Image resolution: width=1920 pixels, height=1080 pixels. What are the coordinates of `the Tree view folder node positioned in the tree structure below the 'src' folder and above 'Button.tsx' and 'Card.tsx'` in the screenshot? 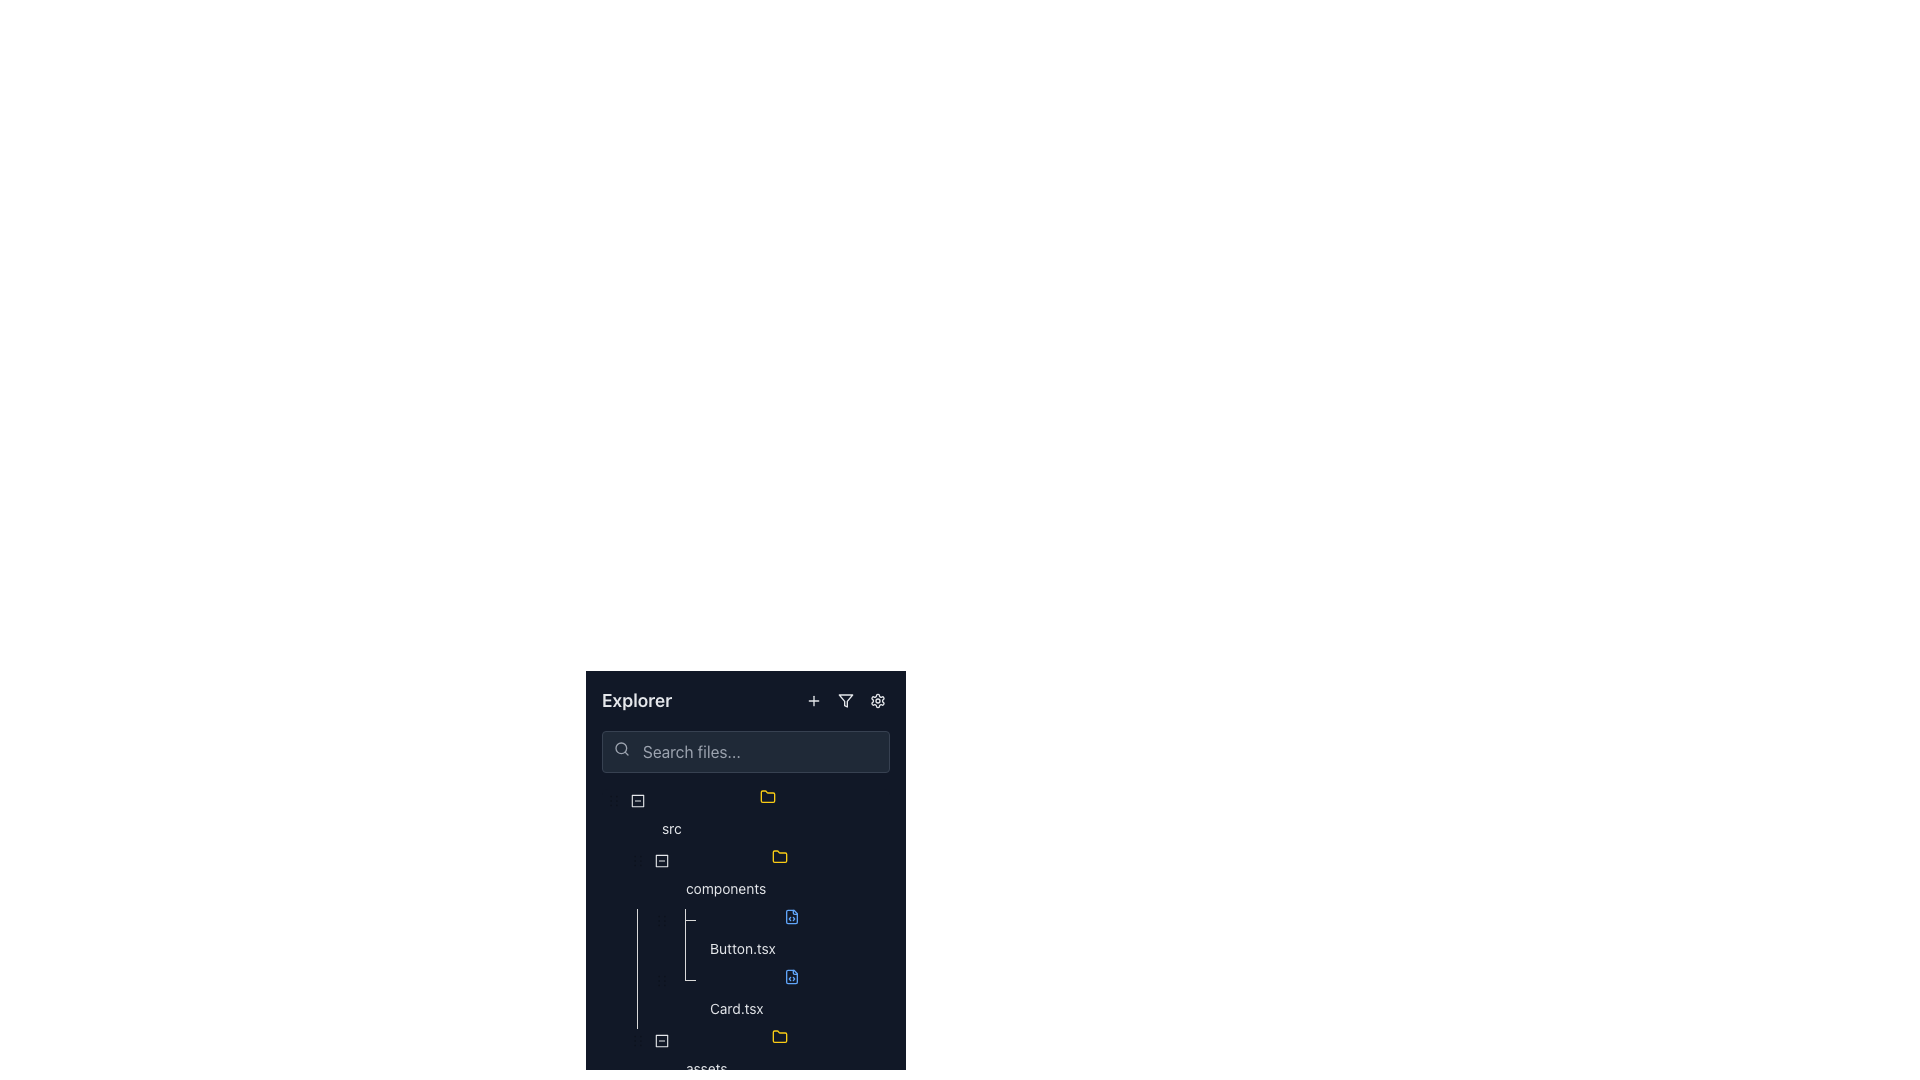 It's located at (744, 875).